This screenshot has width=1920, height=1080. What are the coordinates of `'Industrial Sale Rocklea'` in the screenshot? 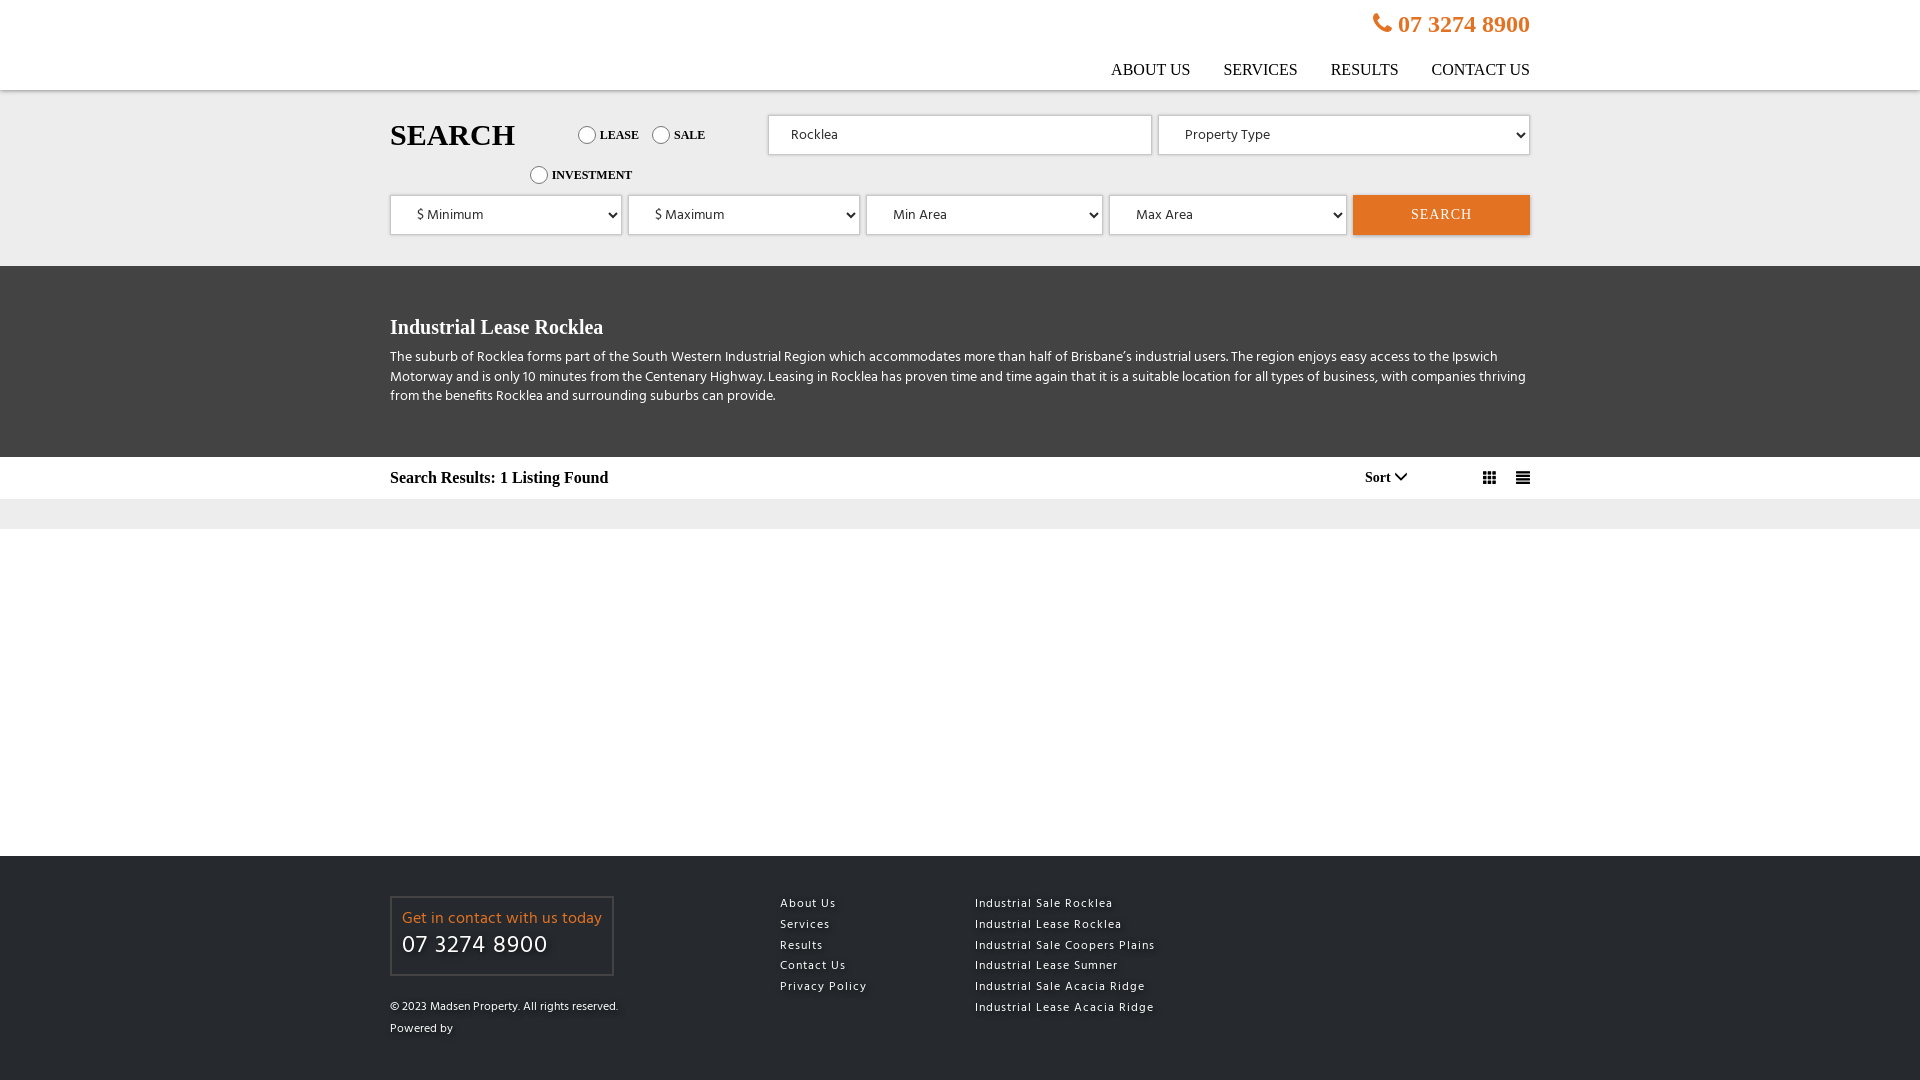 It's located at (1105, 904).